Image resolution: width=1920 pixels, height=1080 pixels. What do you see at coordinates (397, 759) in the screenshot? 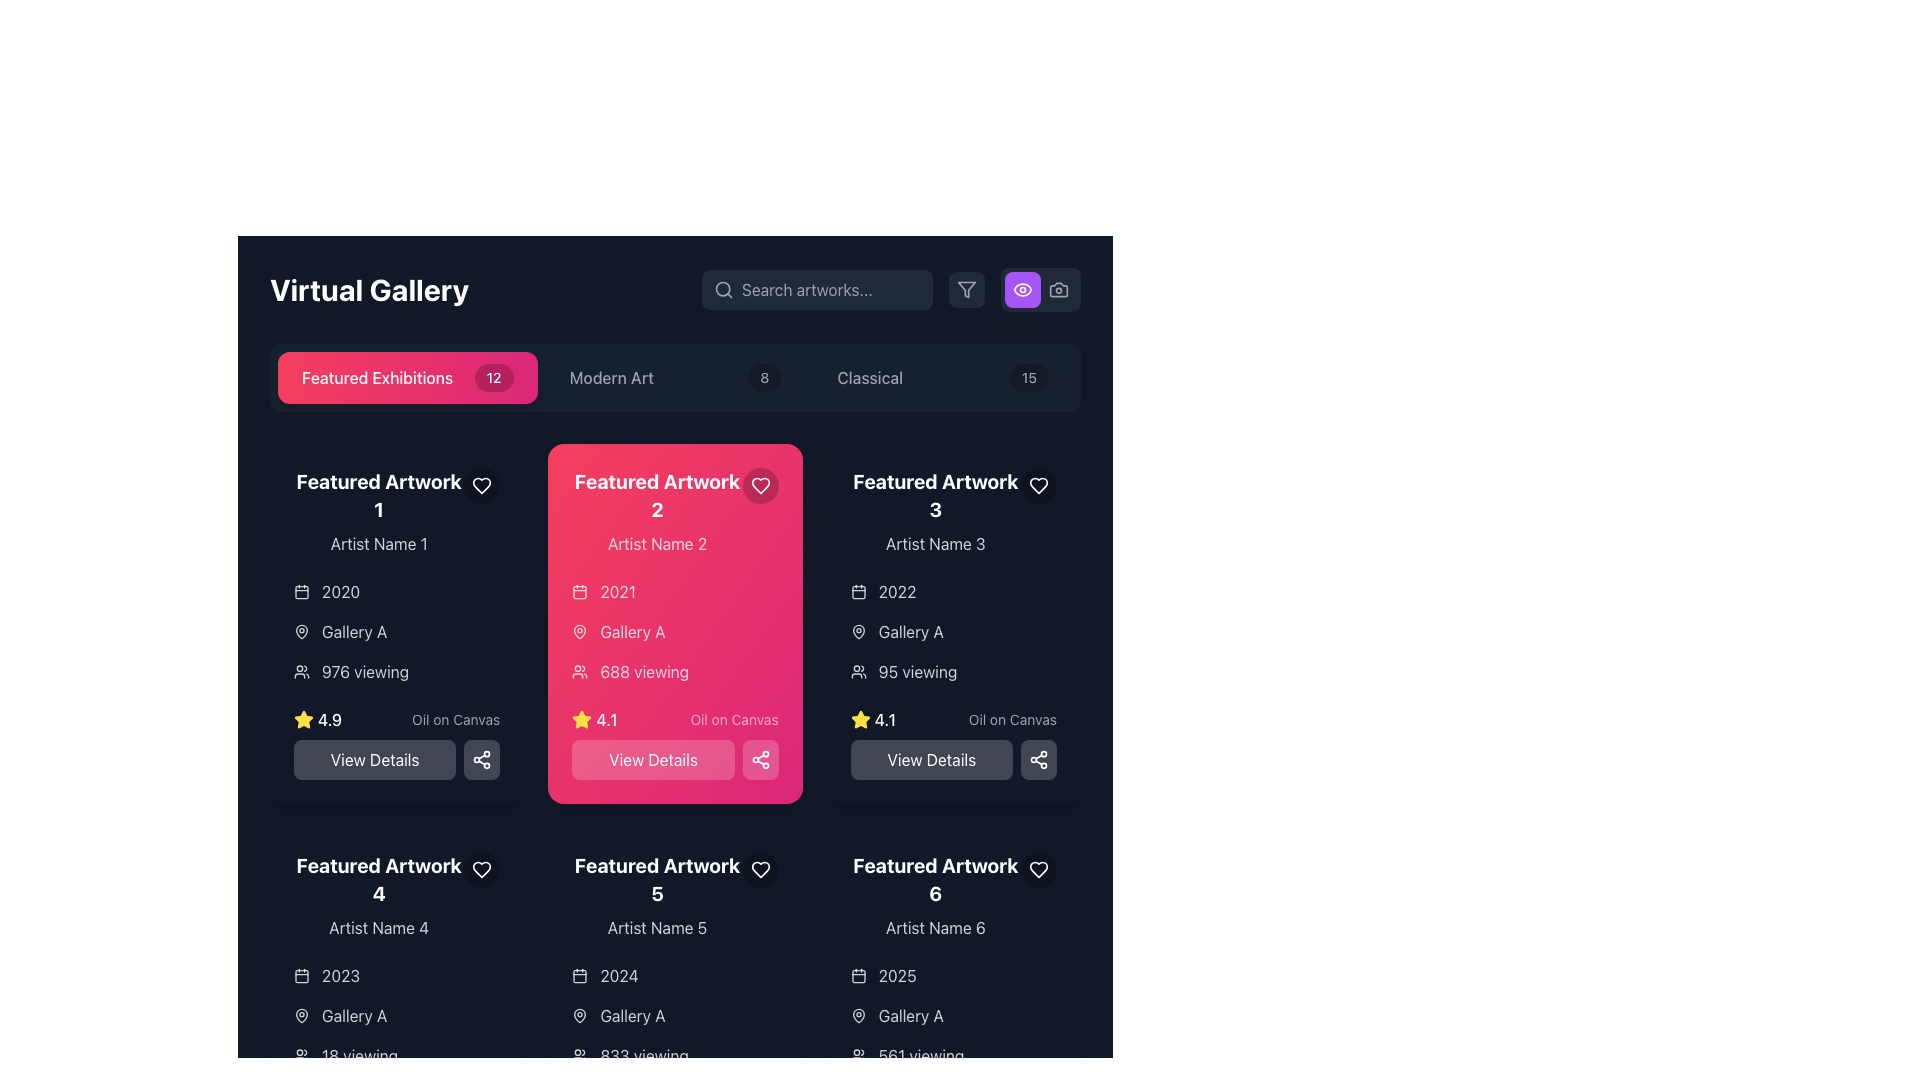
I see `the 'View Details' button located at the bottom of the 'Featured Artwork 1' card to trigger the hover effect` at bounding box center [397, 759].